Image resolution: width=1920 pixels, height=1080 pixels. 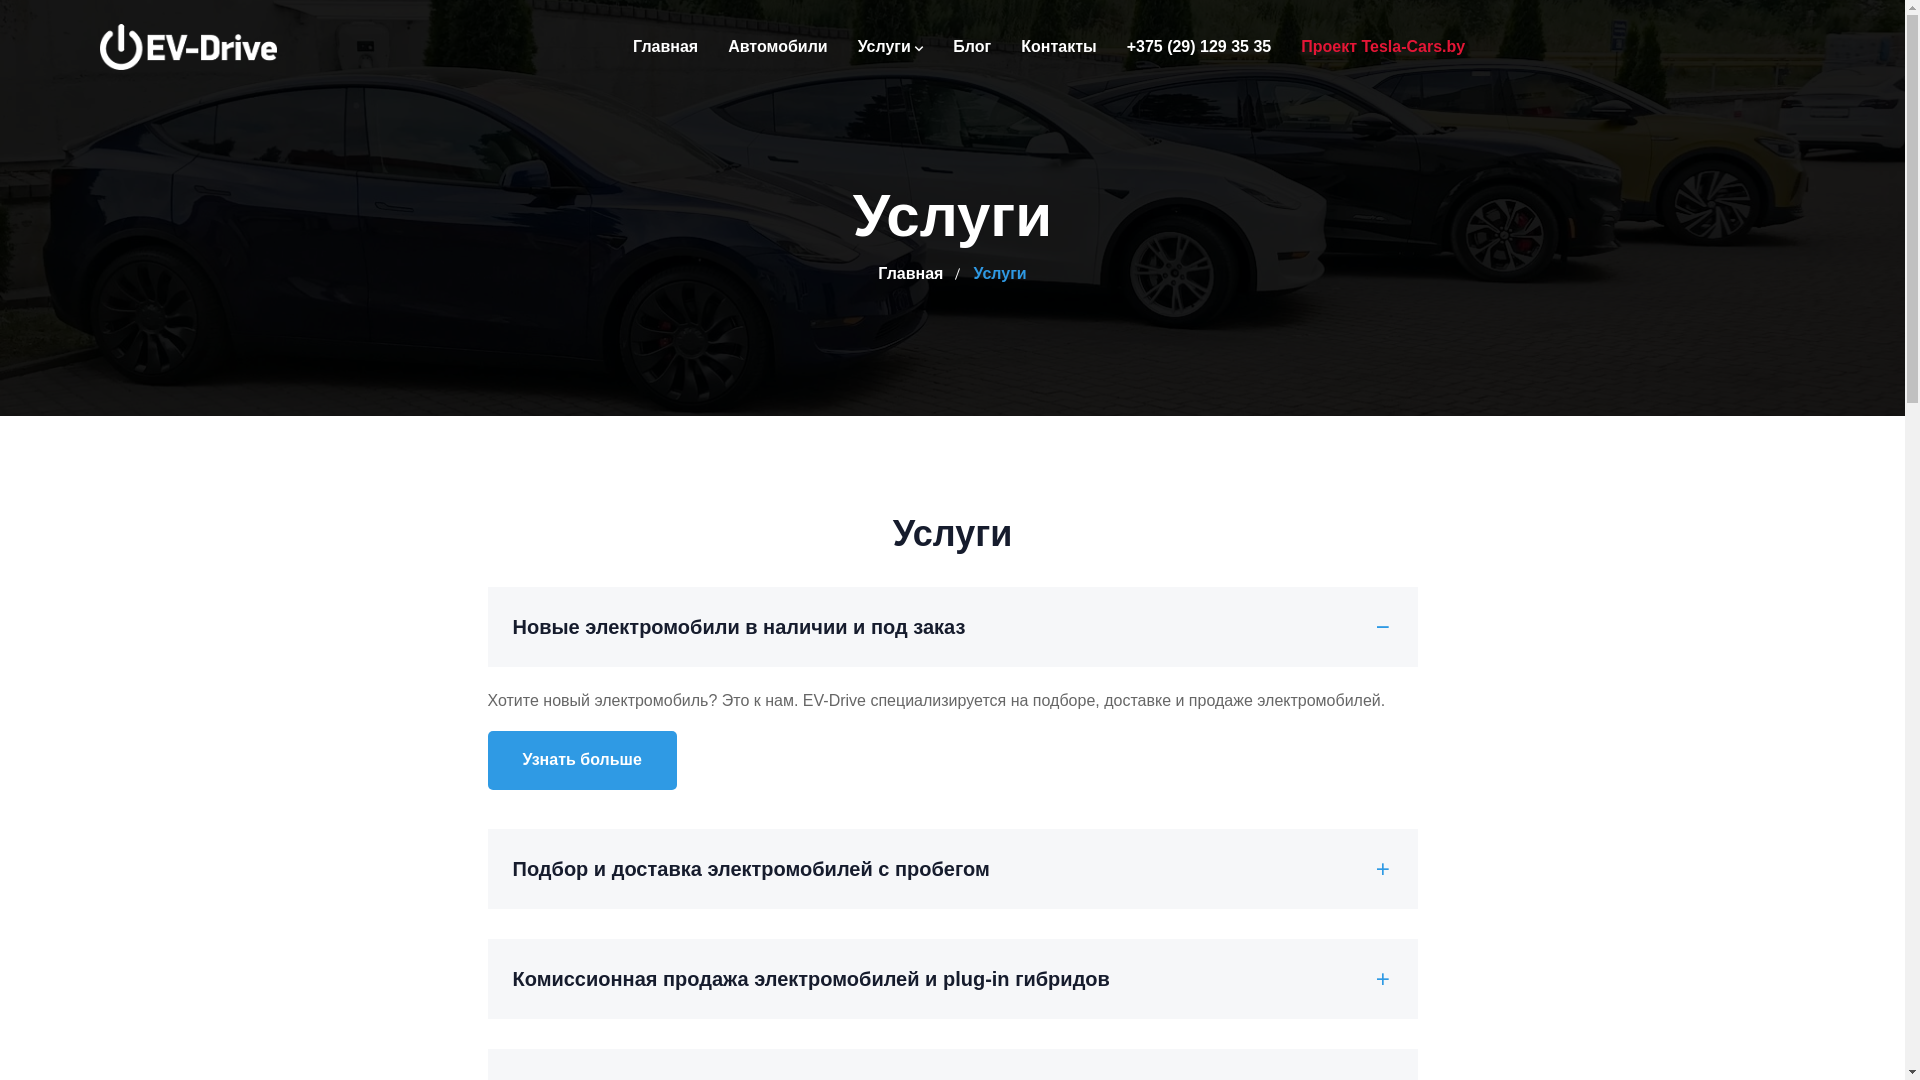 I want to click on '+375 (29) 129 35 35', so click(x=1199, y=45).